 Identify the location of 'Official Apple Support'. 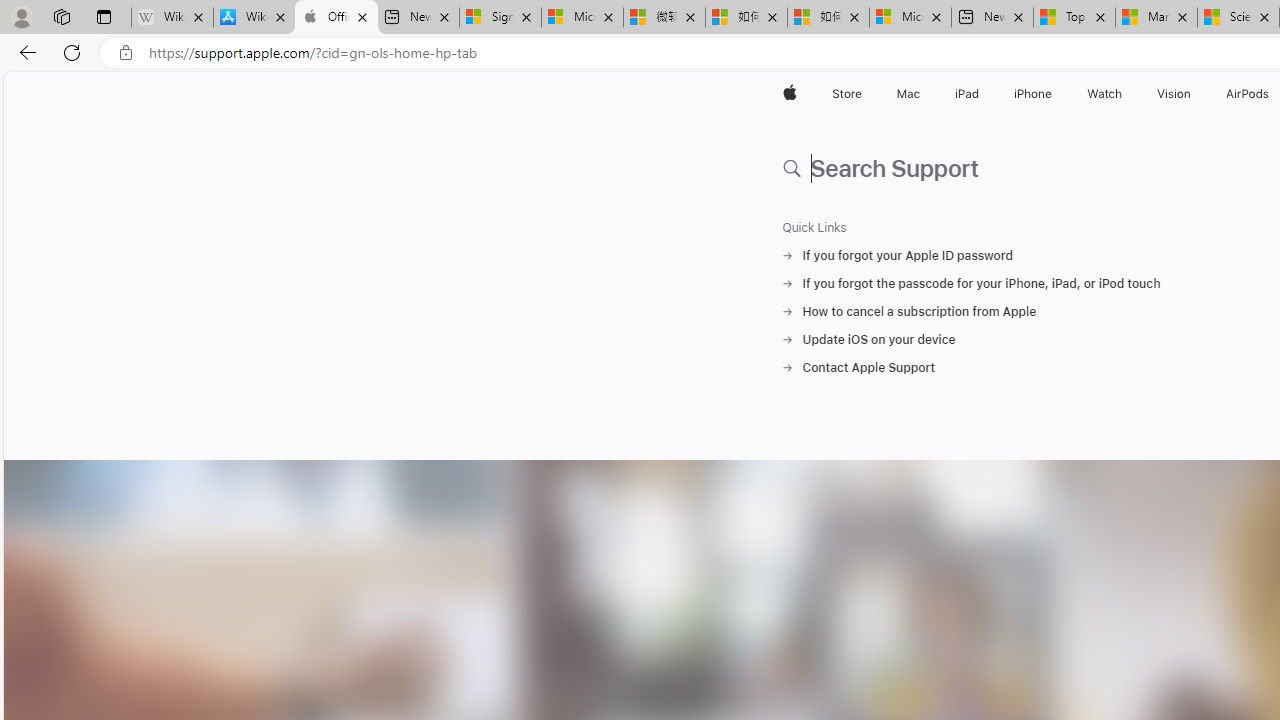
(336, 17).